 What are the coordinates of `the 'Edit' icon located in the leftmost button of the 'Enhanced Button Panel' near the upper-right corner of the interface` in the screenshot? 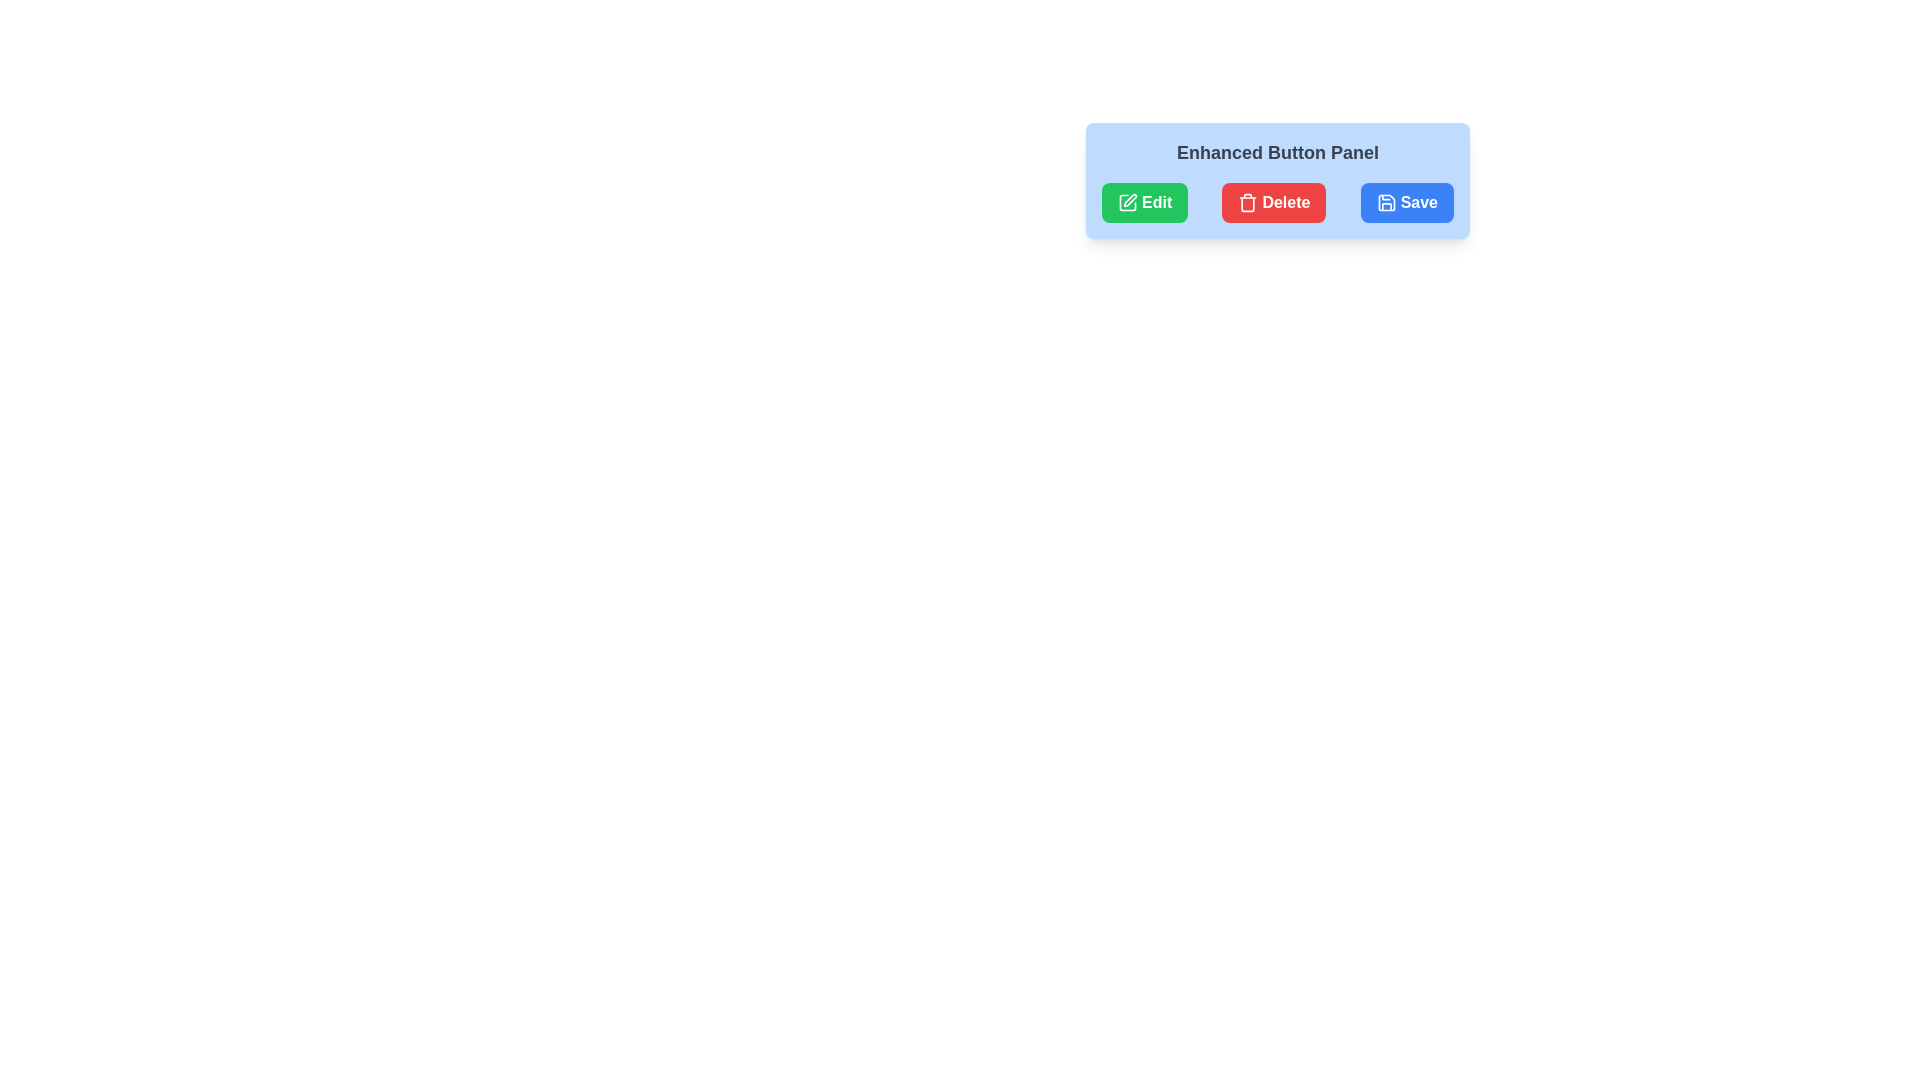 It's located at (1130, 200).